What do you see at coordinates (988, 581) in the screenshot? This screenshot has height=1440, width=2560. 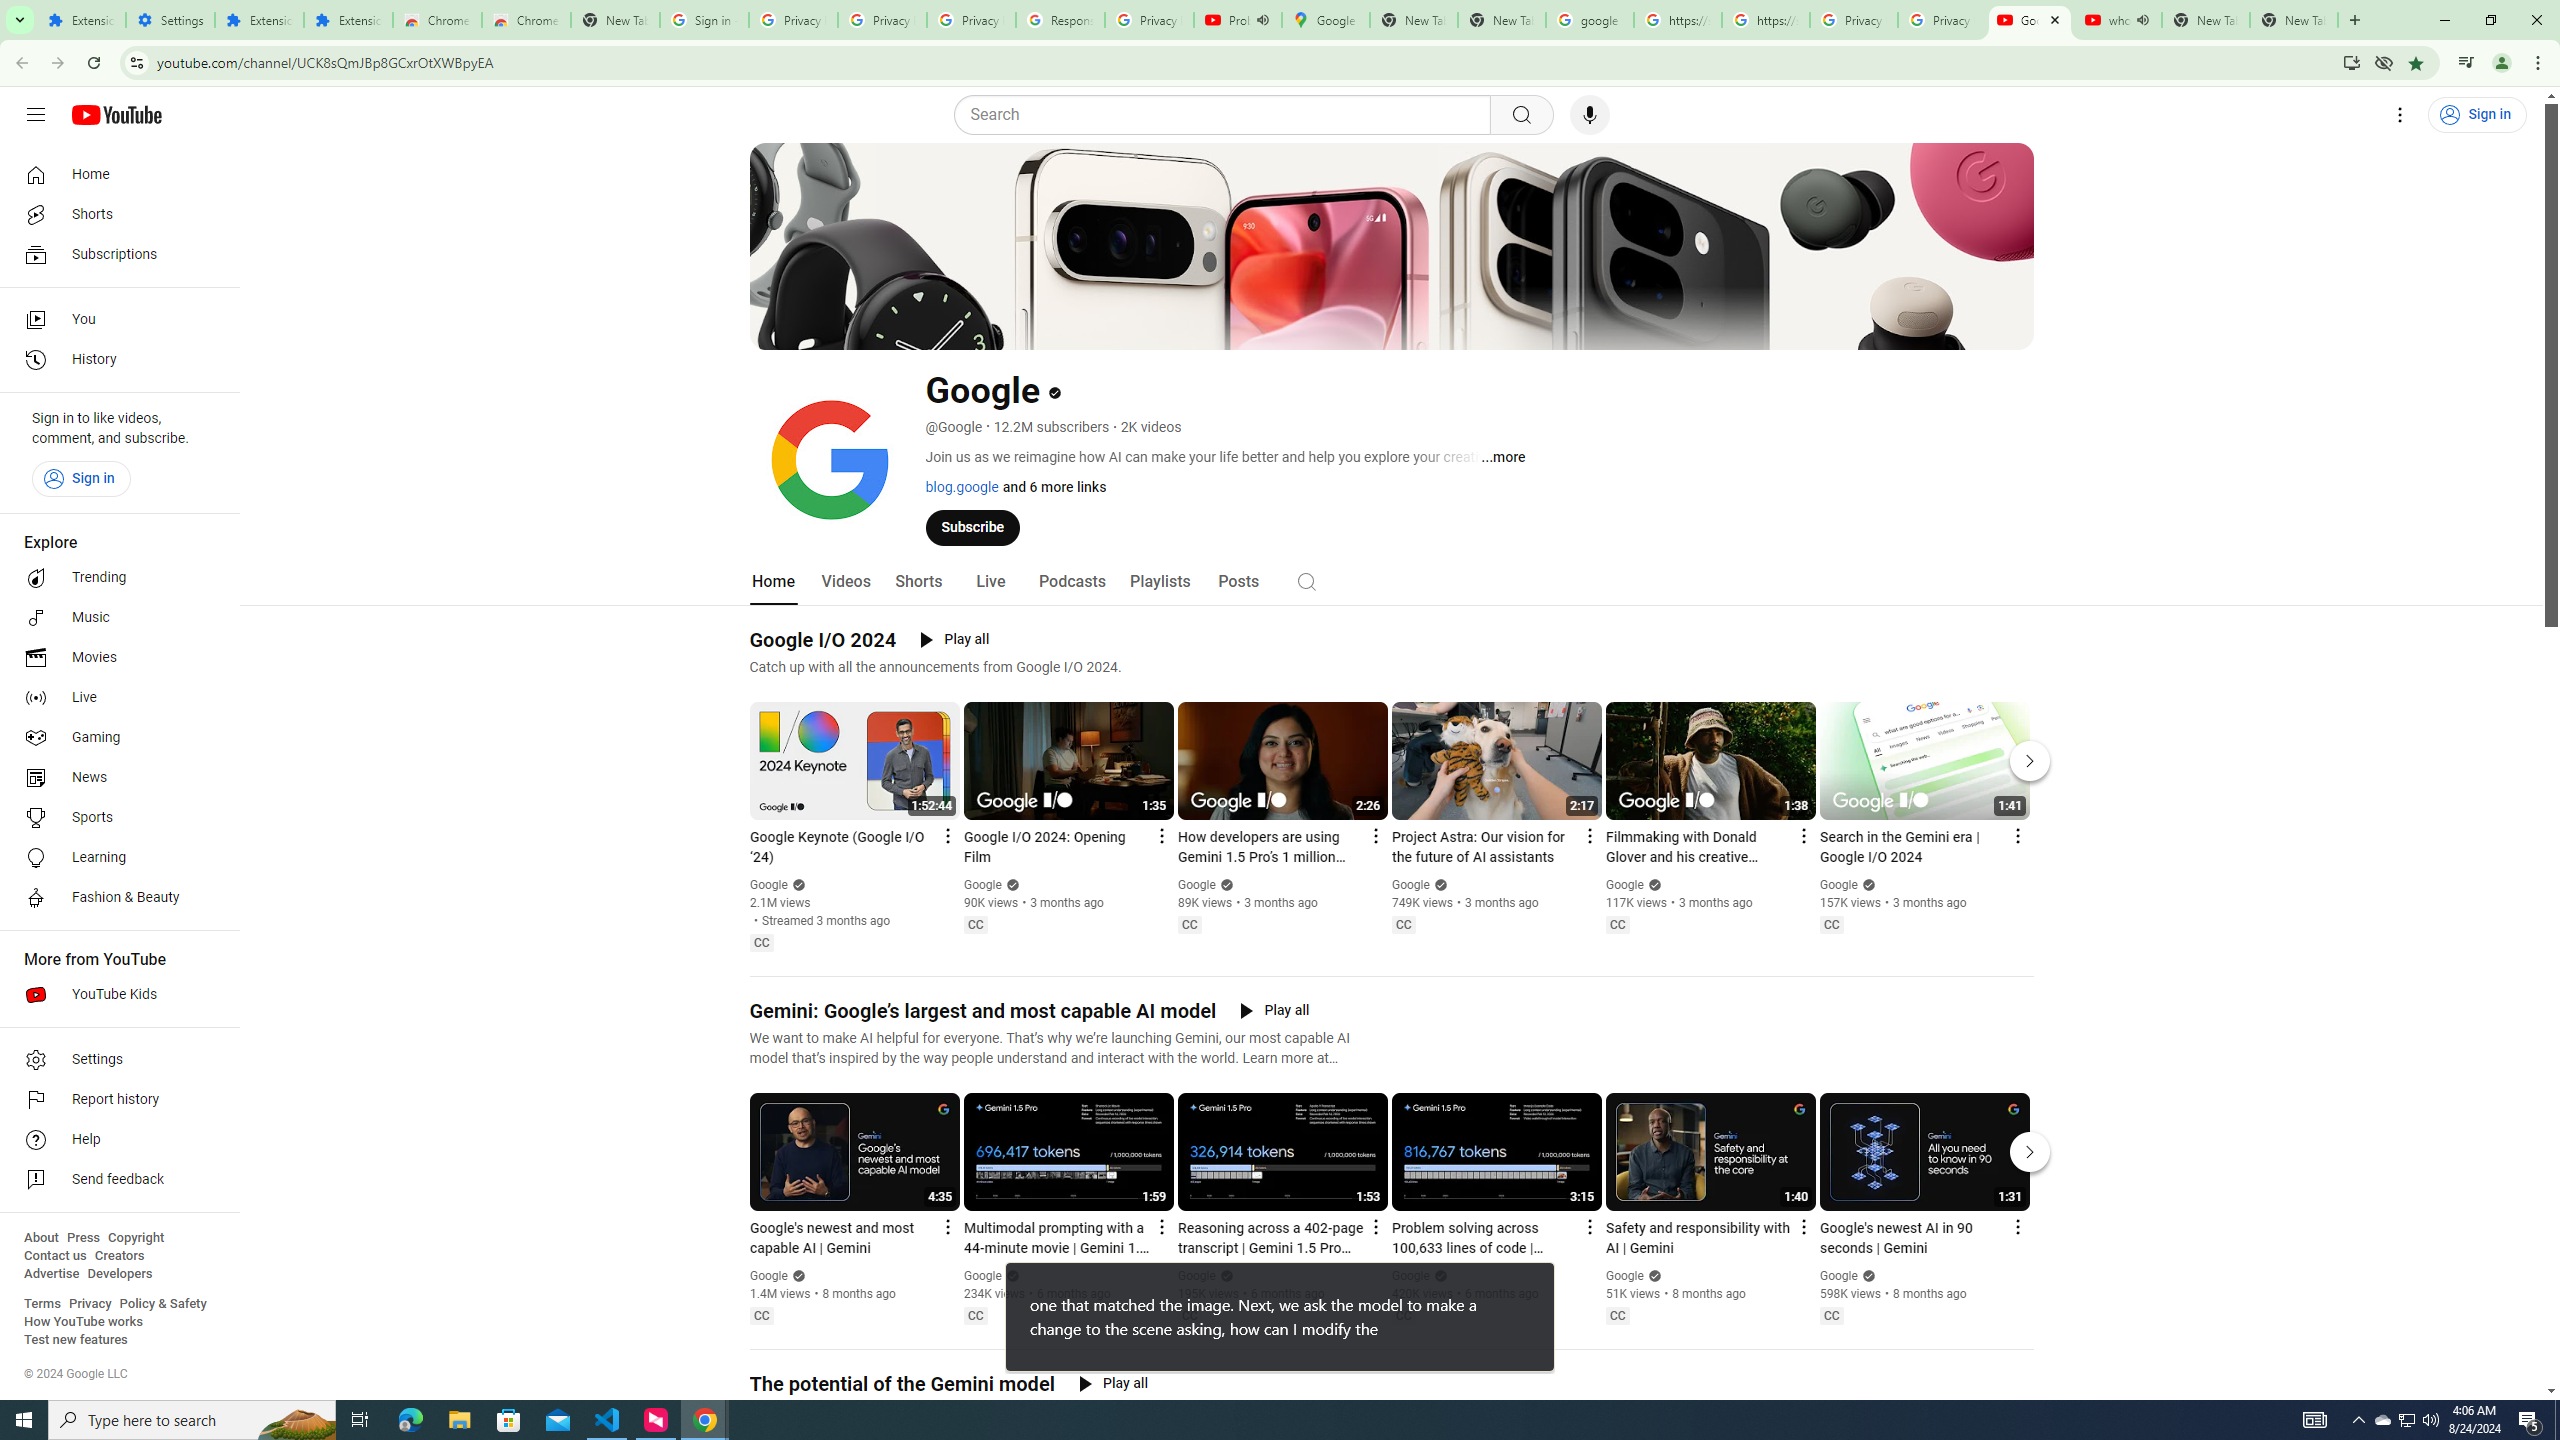 I see `'Live'` at bounding box center [988, 581].